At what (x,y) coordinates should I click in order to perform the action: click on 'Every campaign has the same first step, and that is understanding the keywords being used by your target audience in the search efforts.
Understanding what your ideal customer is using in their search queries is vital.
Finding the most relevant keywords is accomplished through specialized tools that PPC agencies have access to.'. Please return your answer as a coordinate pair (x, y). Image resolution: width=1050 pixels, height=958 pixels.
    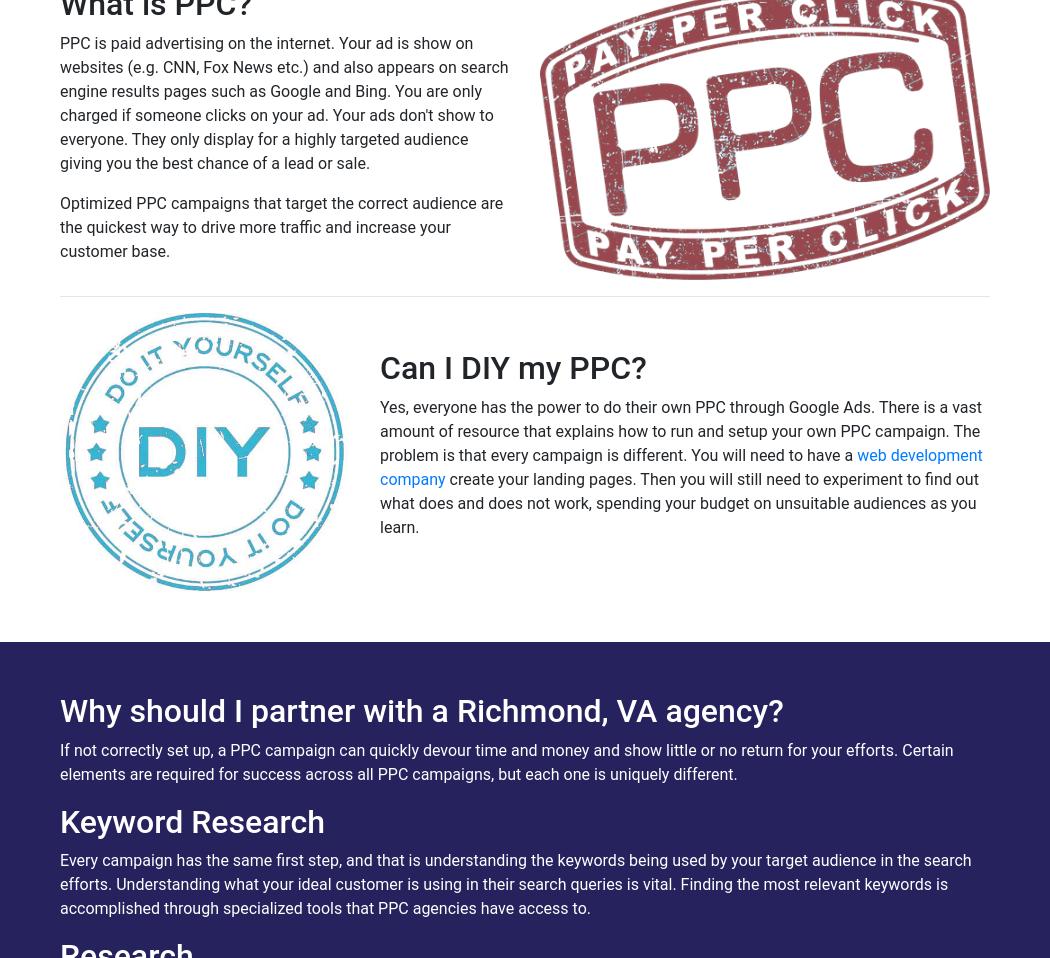
    Looking at the image, I should click on (514, 883).